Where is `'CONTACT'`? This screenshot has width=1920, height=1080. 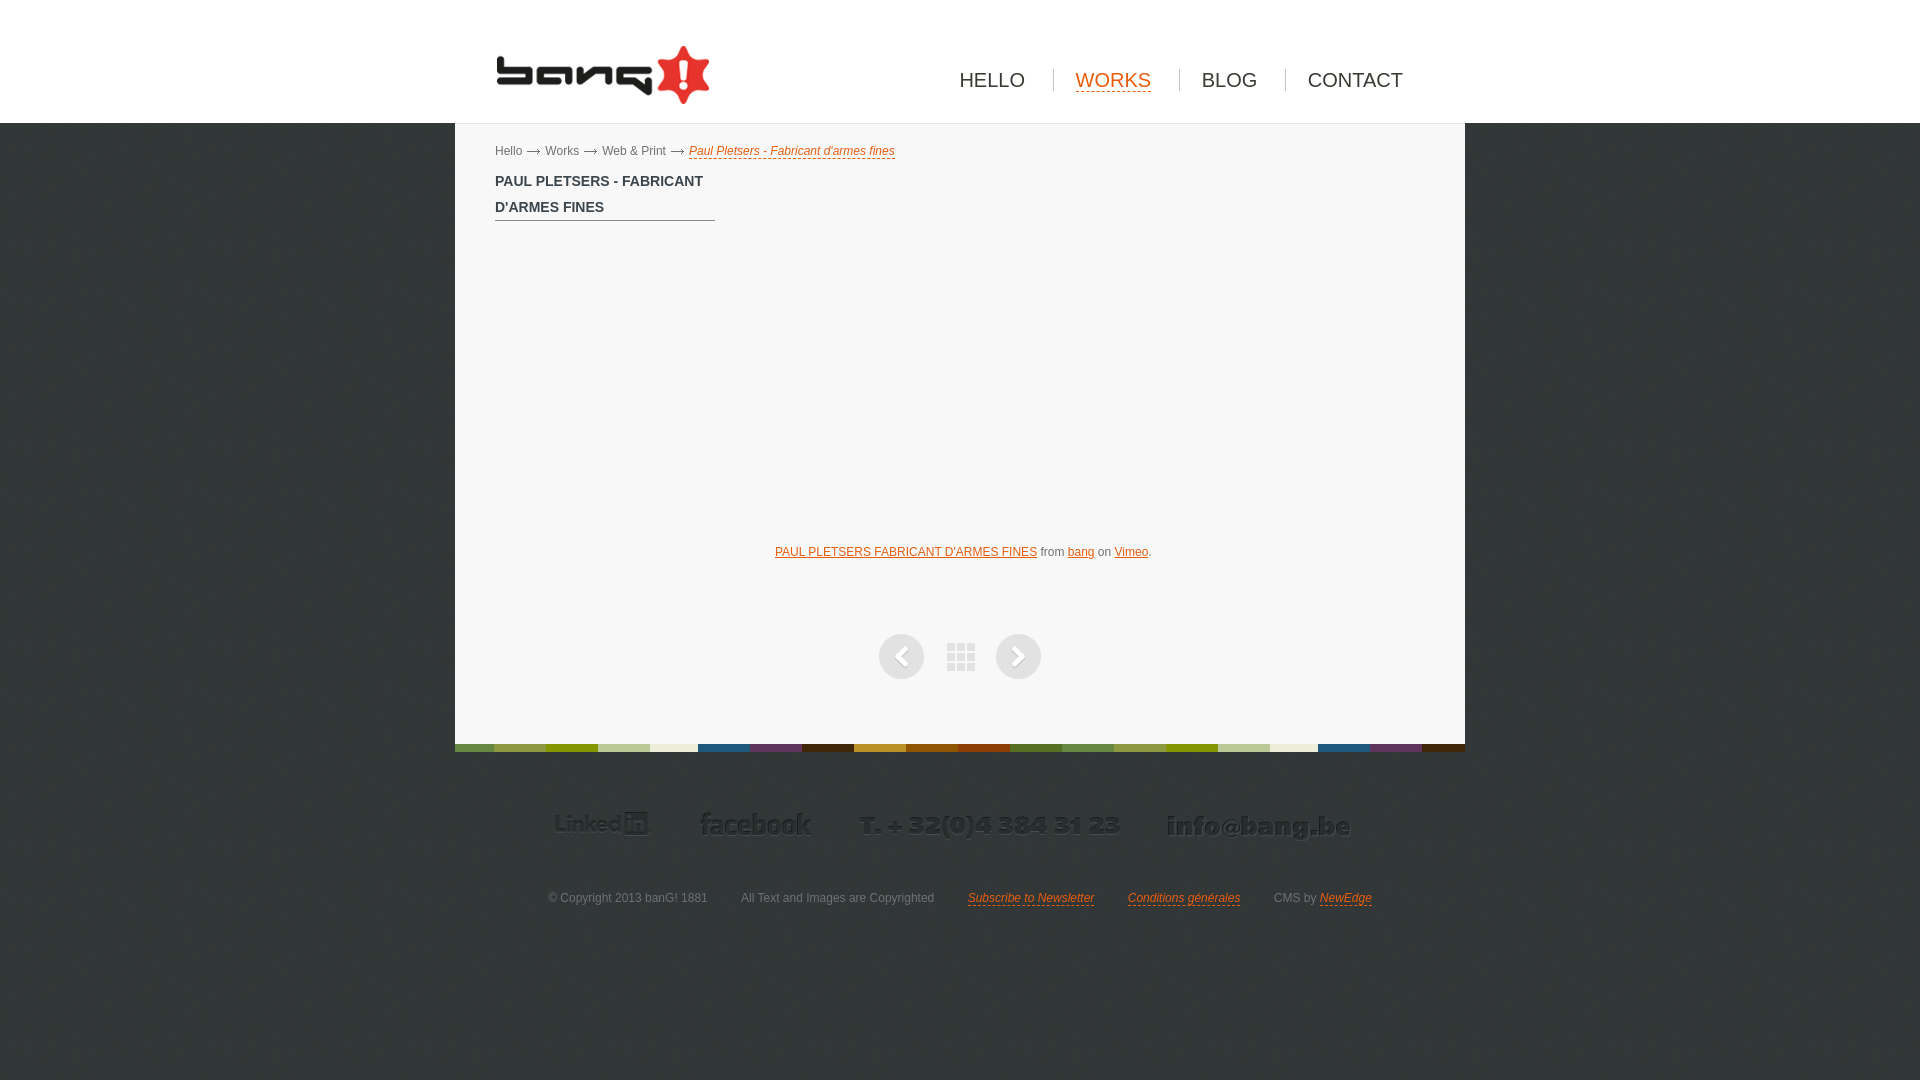 'CONTACT' is located at coordinates (1355, 79).